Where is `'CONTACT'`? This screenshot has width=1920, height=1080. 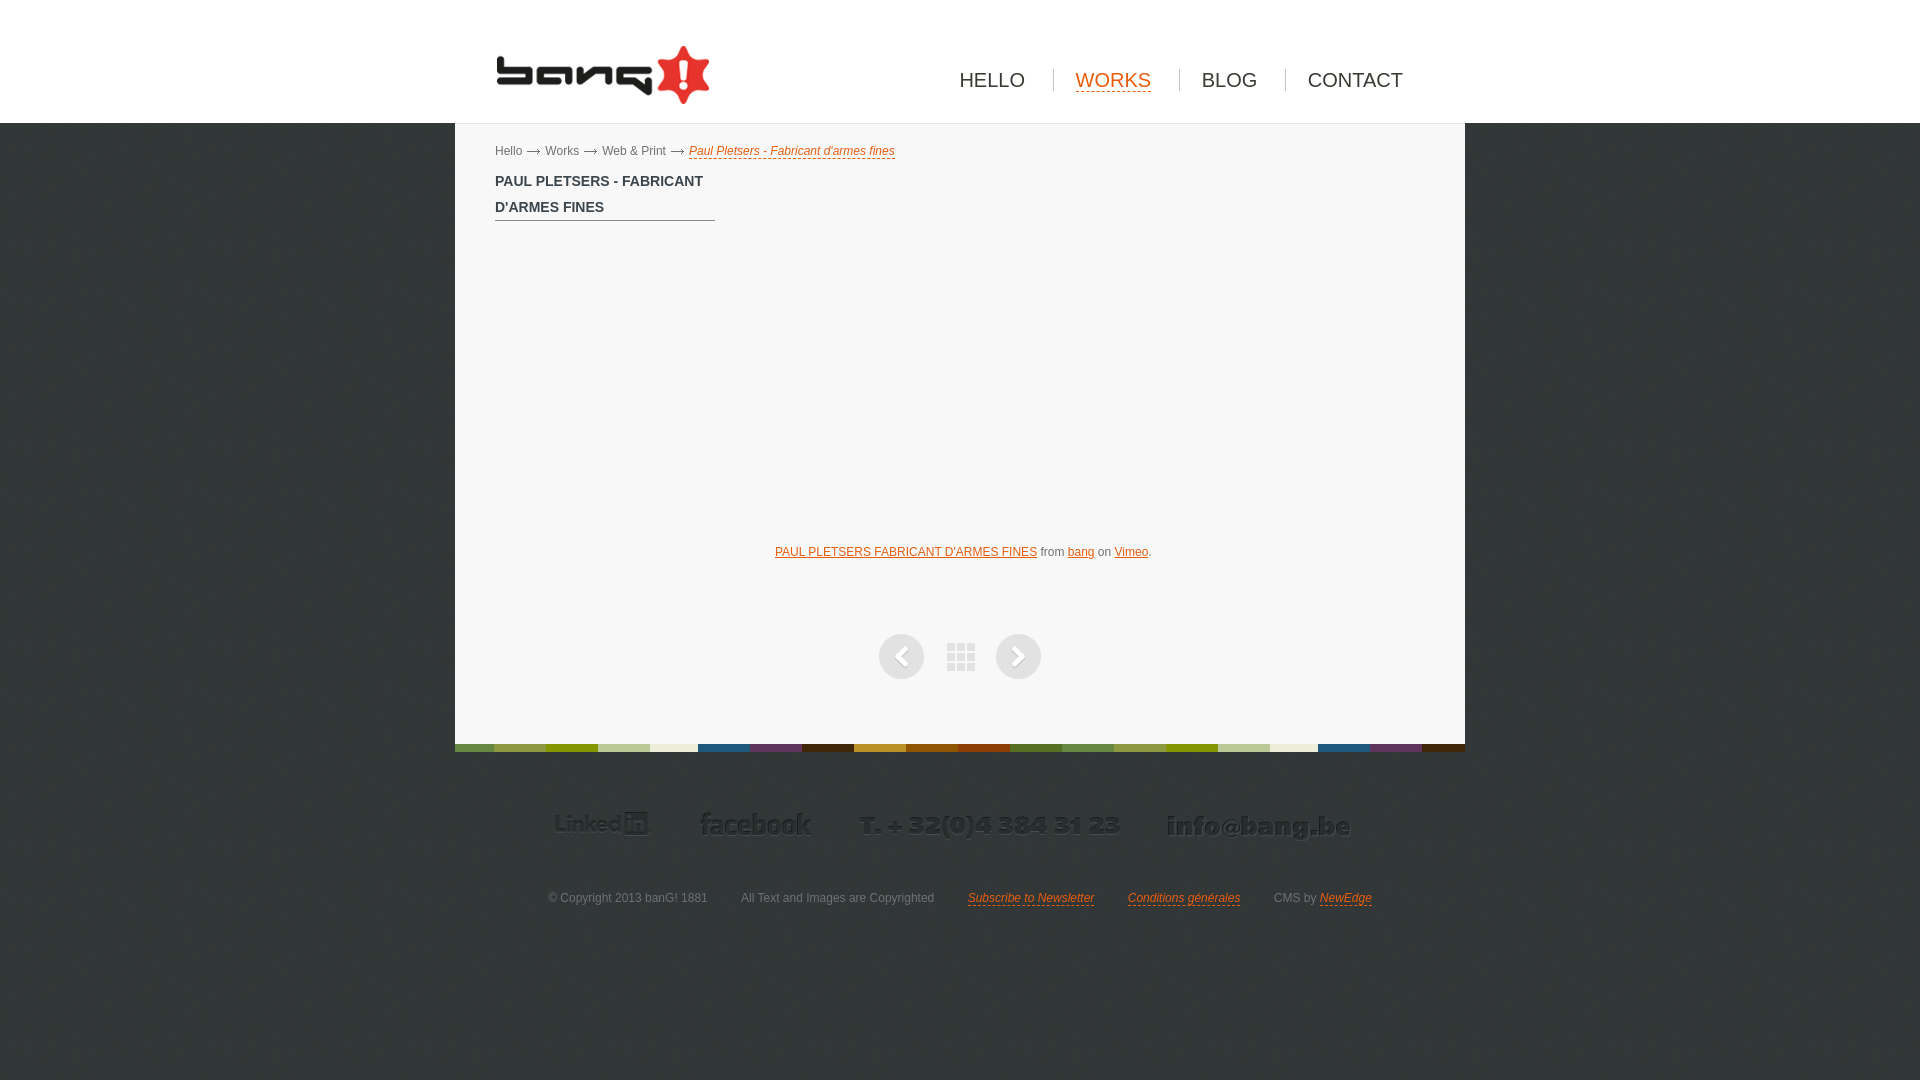 'CONTACT' is located at coordinates (1355, 79).